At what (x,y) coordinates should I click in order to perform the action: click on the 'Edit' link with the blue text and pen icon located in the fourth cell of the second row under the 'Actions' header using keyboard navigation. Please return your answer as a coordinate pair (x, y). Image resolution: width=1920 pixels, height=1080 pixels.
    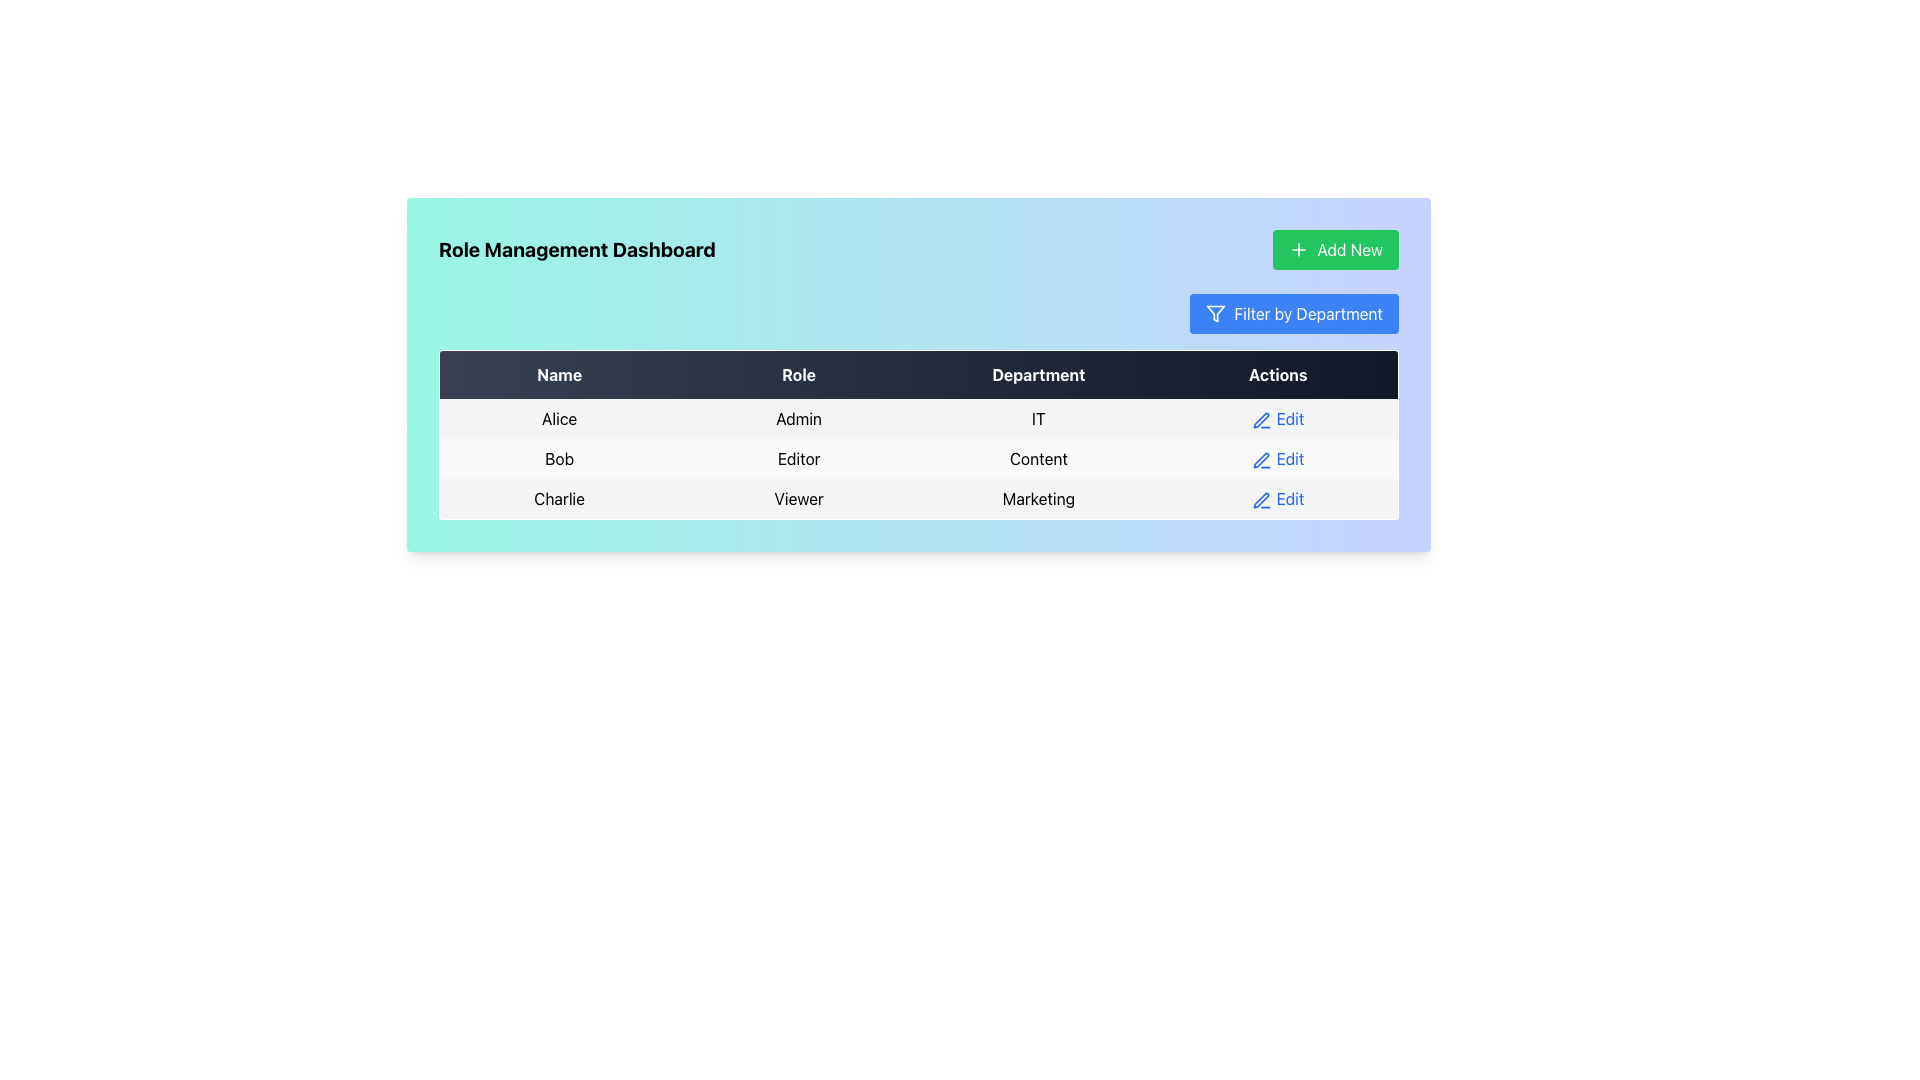
    Looking at the image, I should click on (1277, 459).